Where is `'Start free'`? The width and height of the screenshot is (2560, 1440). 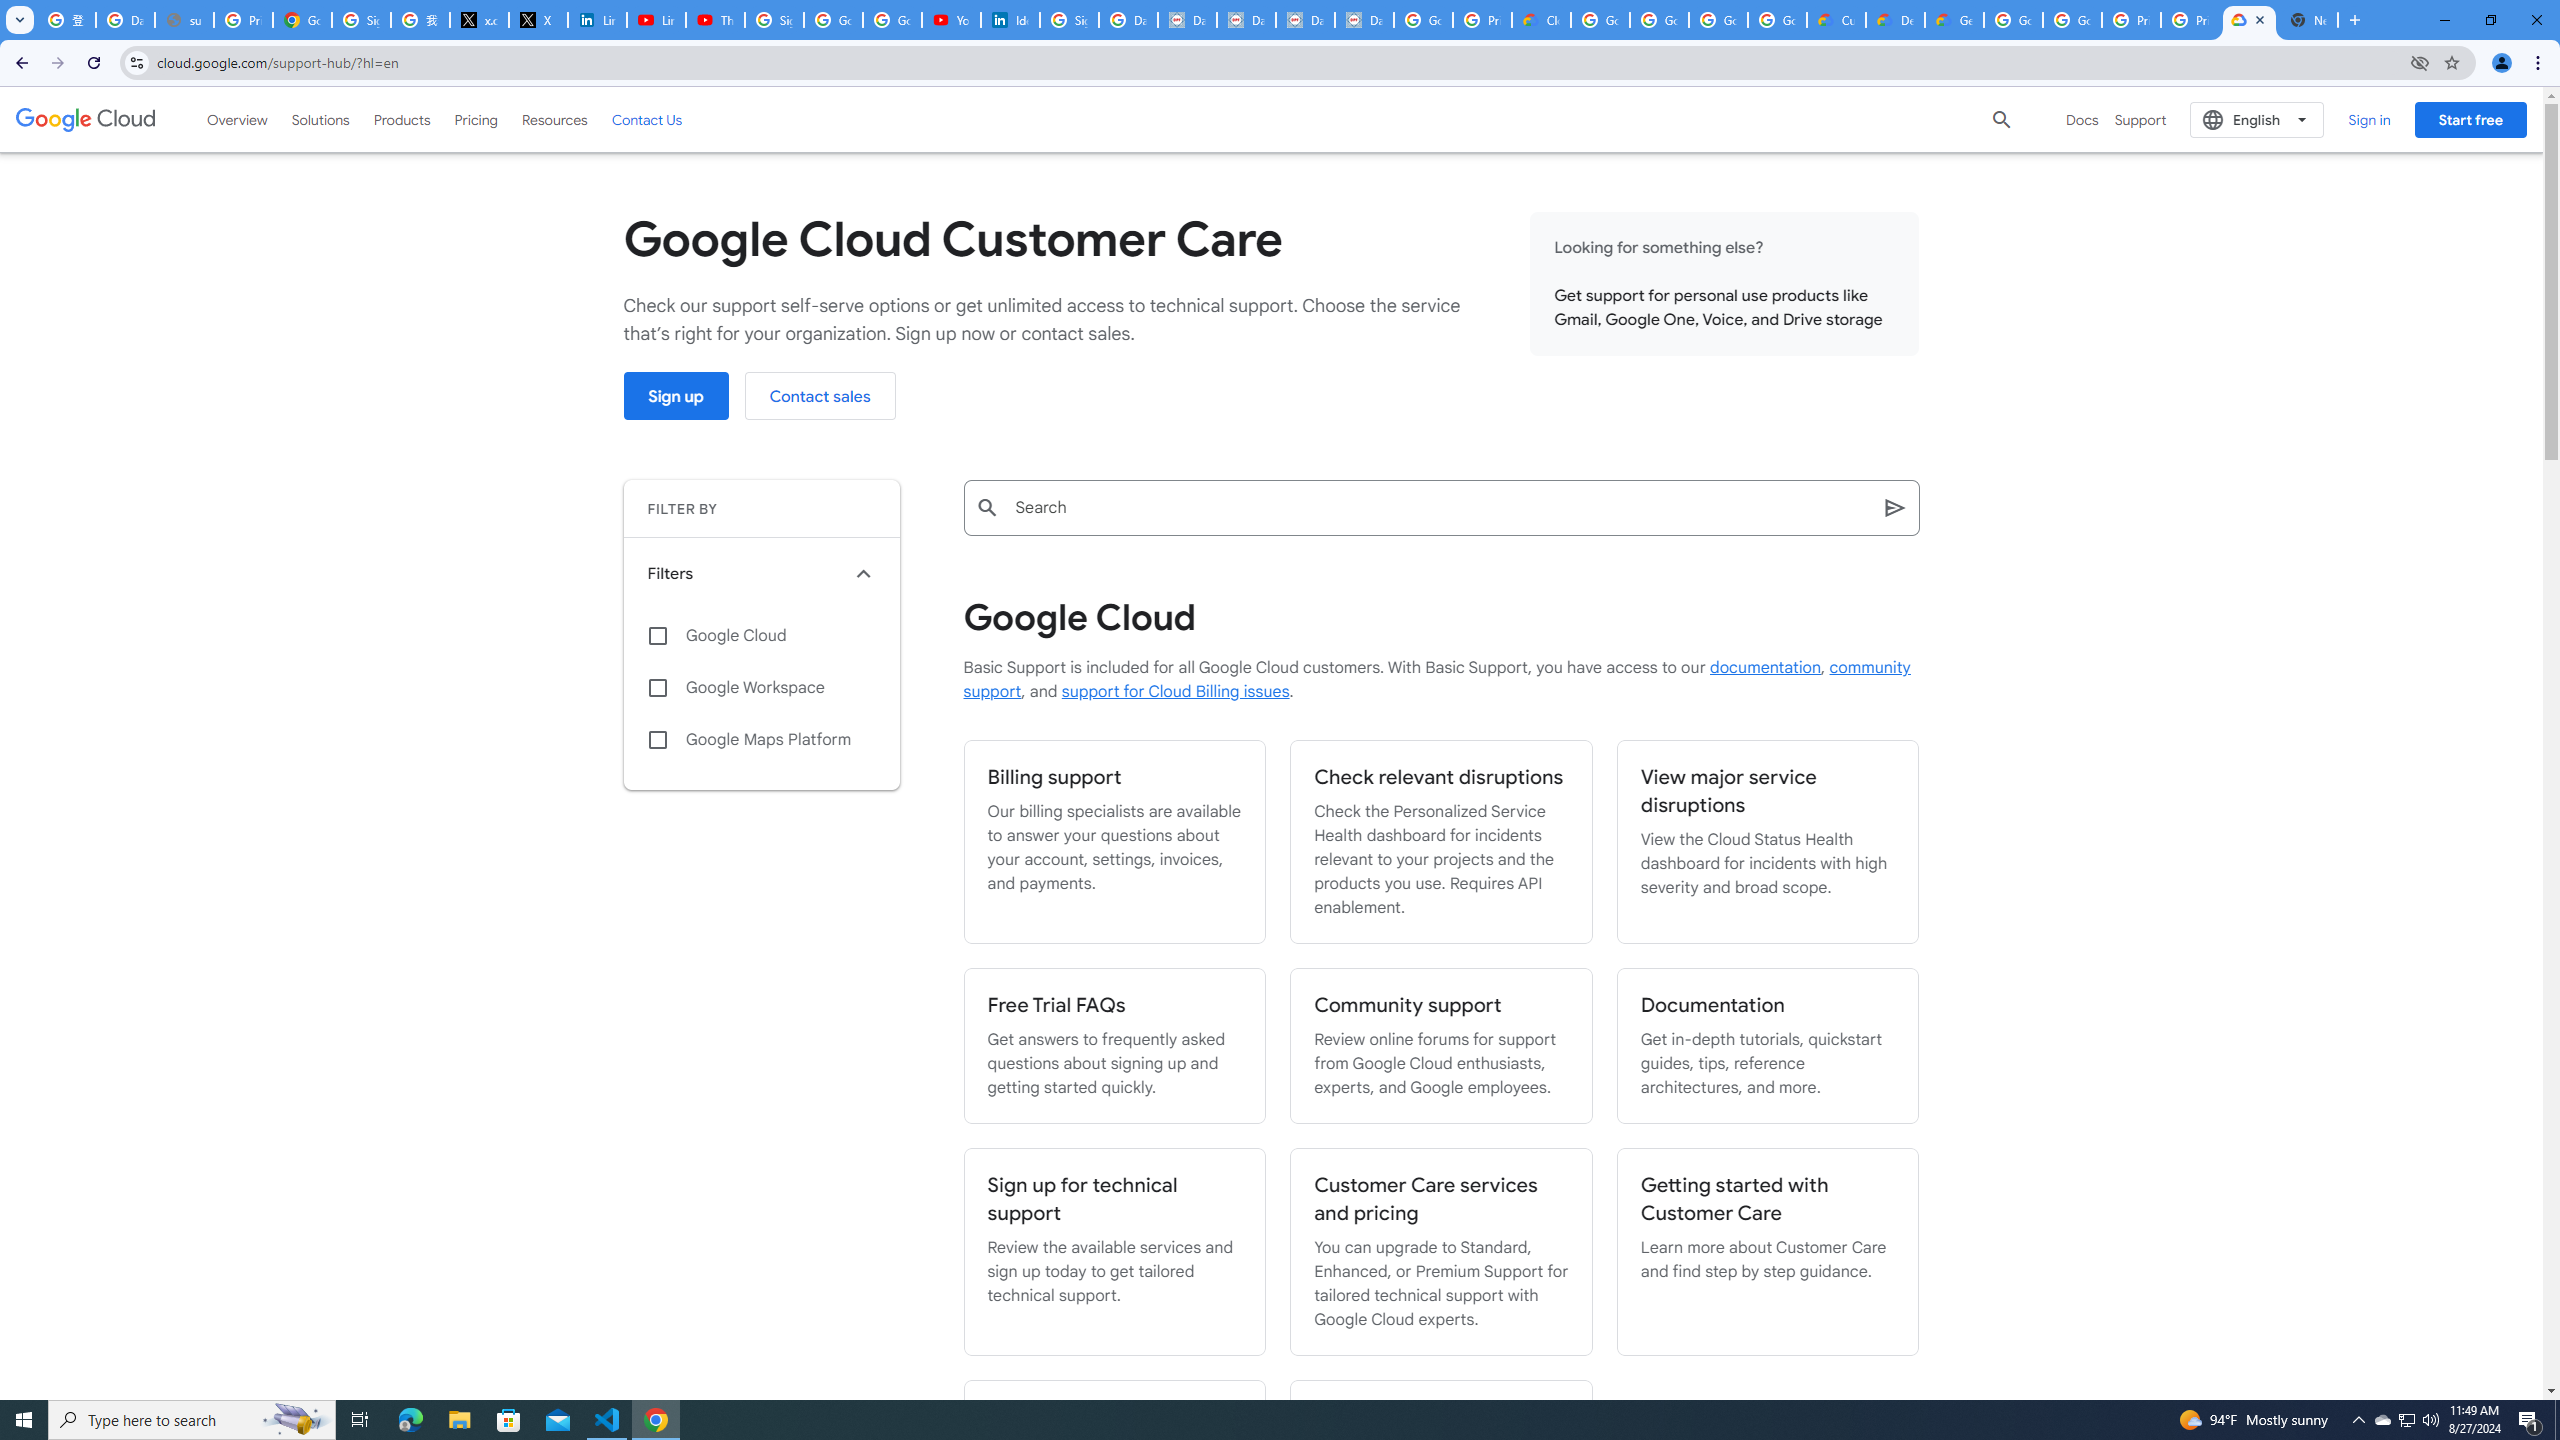
'Start free' is located at coordinates (2470, 118).